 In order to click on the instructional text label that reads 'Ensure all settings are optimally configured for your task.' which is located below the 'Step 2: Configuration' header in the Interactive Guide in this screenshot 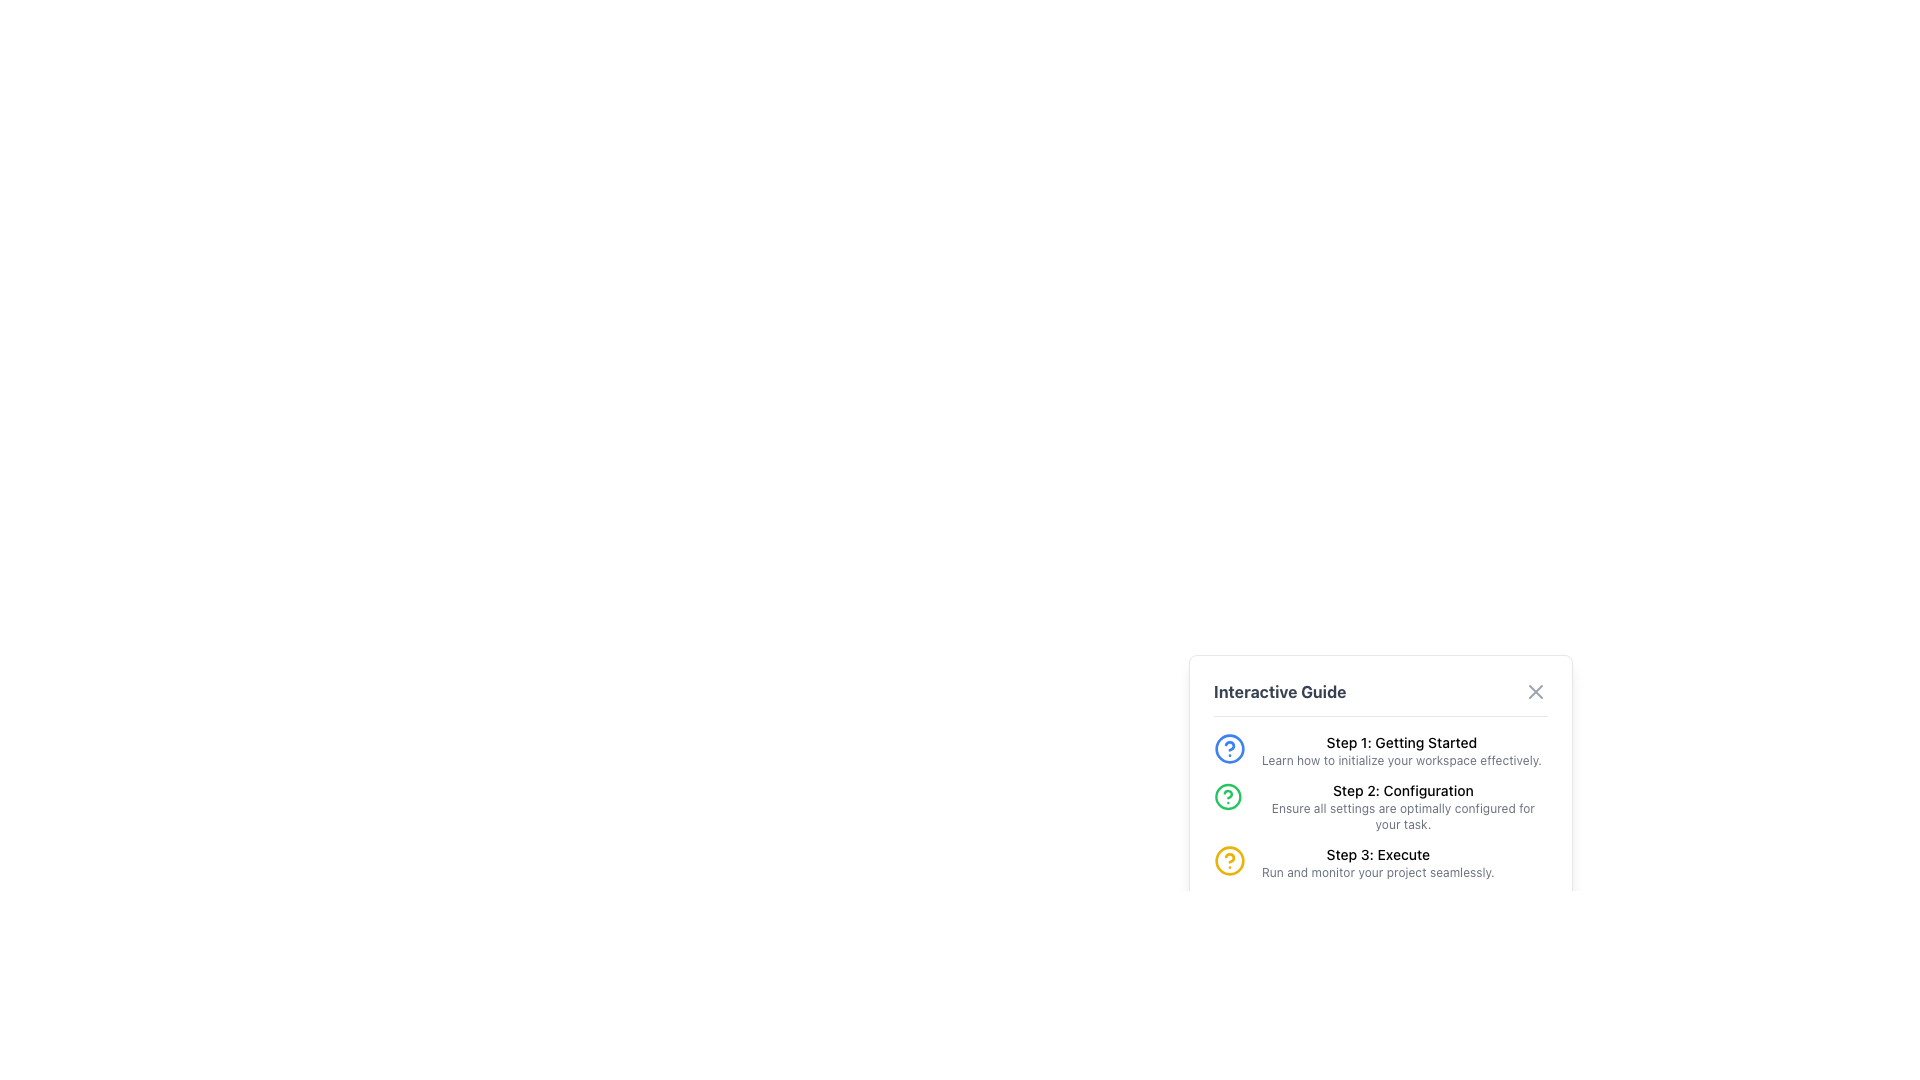, I will do `click(1402, 817)`.